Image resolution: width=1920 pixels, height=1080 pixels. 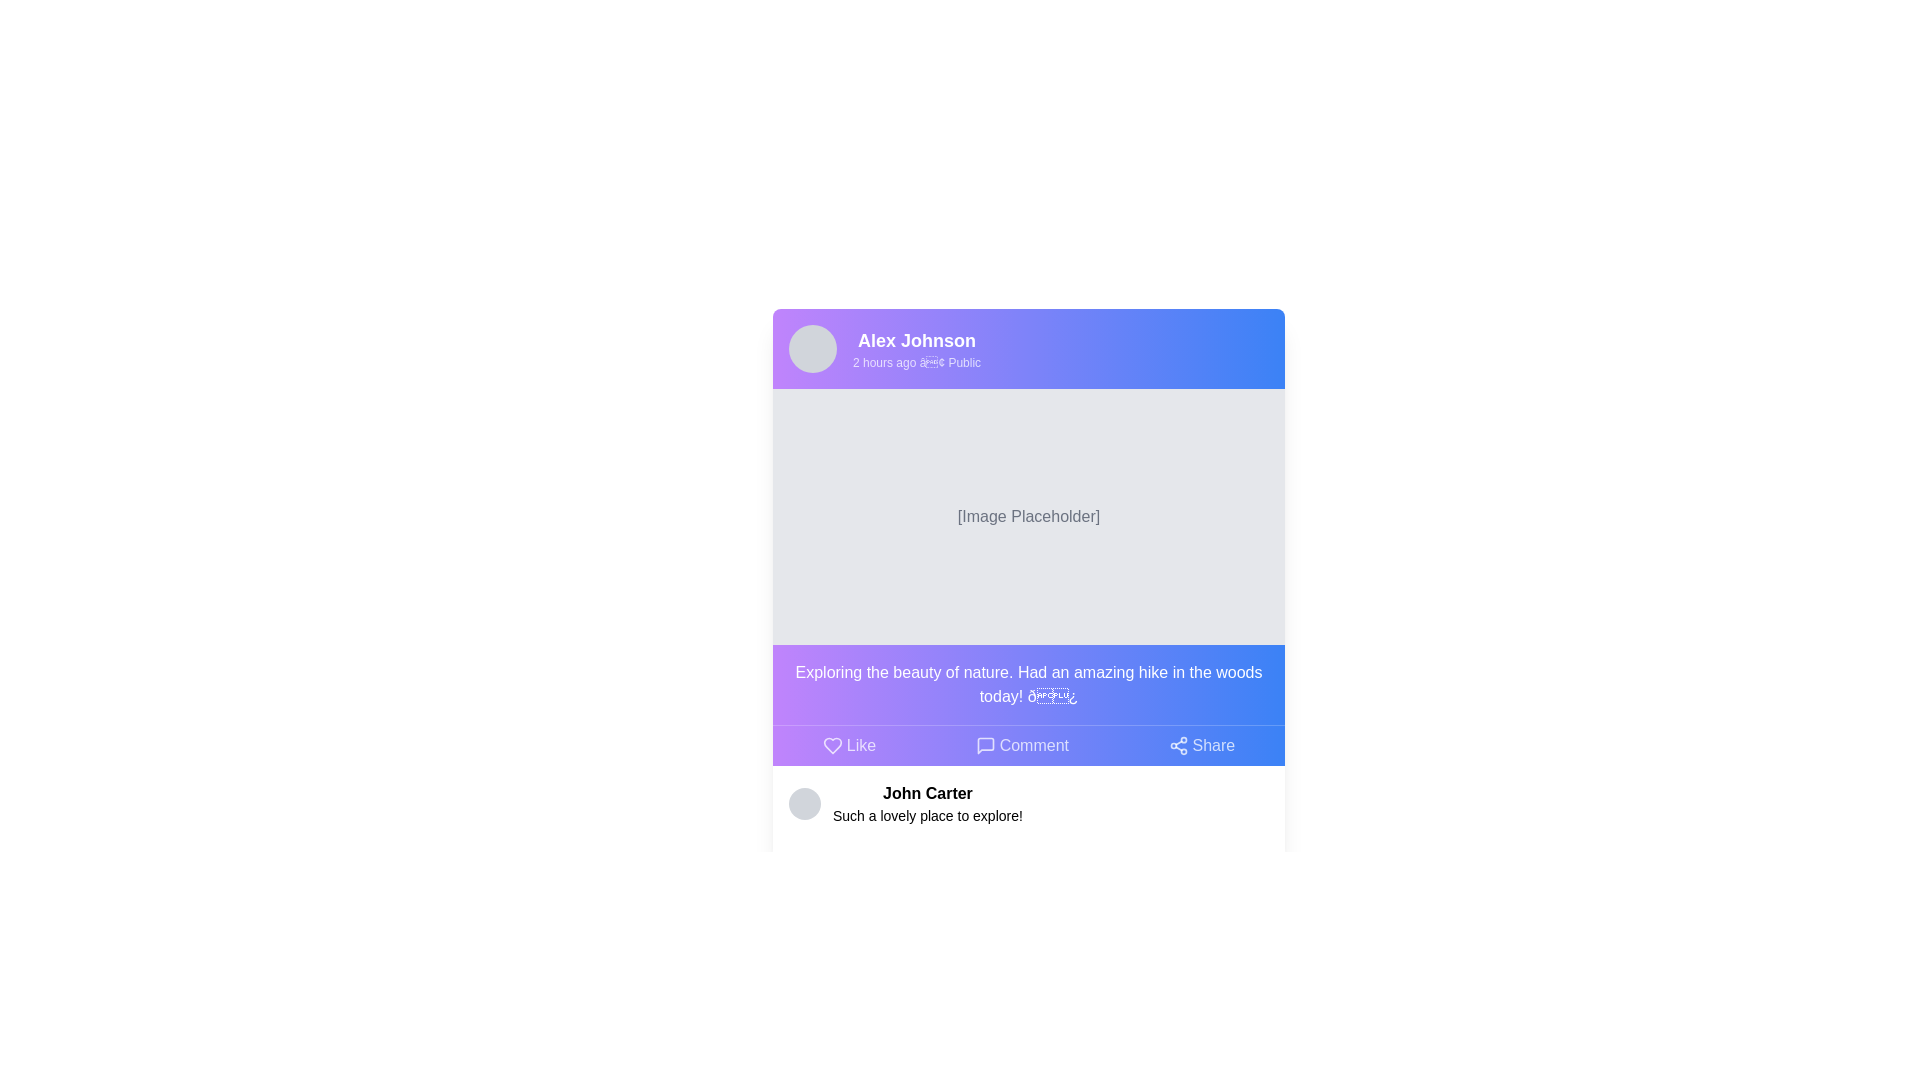 What do you see at coordinates (805, 802) in the screenshot?
I see `the Avatar Placeholder, which is a circular element with a light gray background located` at bounding box center [805, 802].